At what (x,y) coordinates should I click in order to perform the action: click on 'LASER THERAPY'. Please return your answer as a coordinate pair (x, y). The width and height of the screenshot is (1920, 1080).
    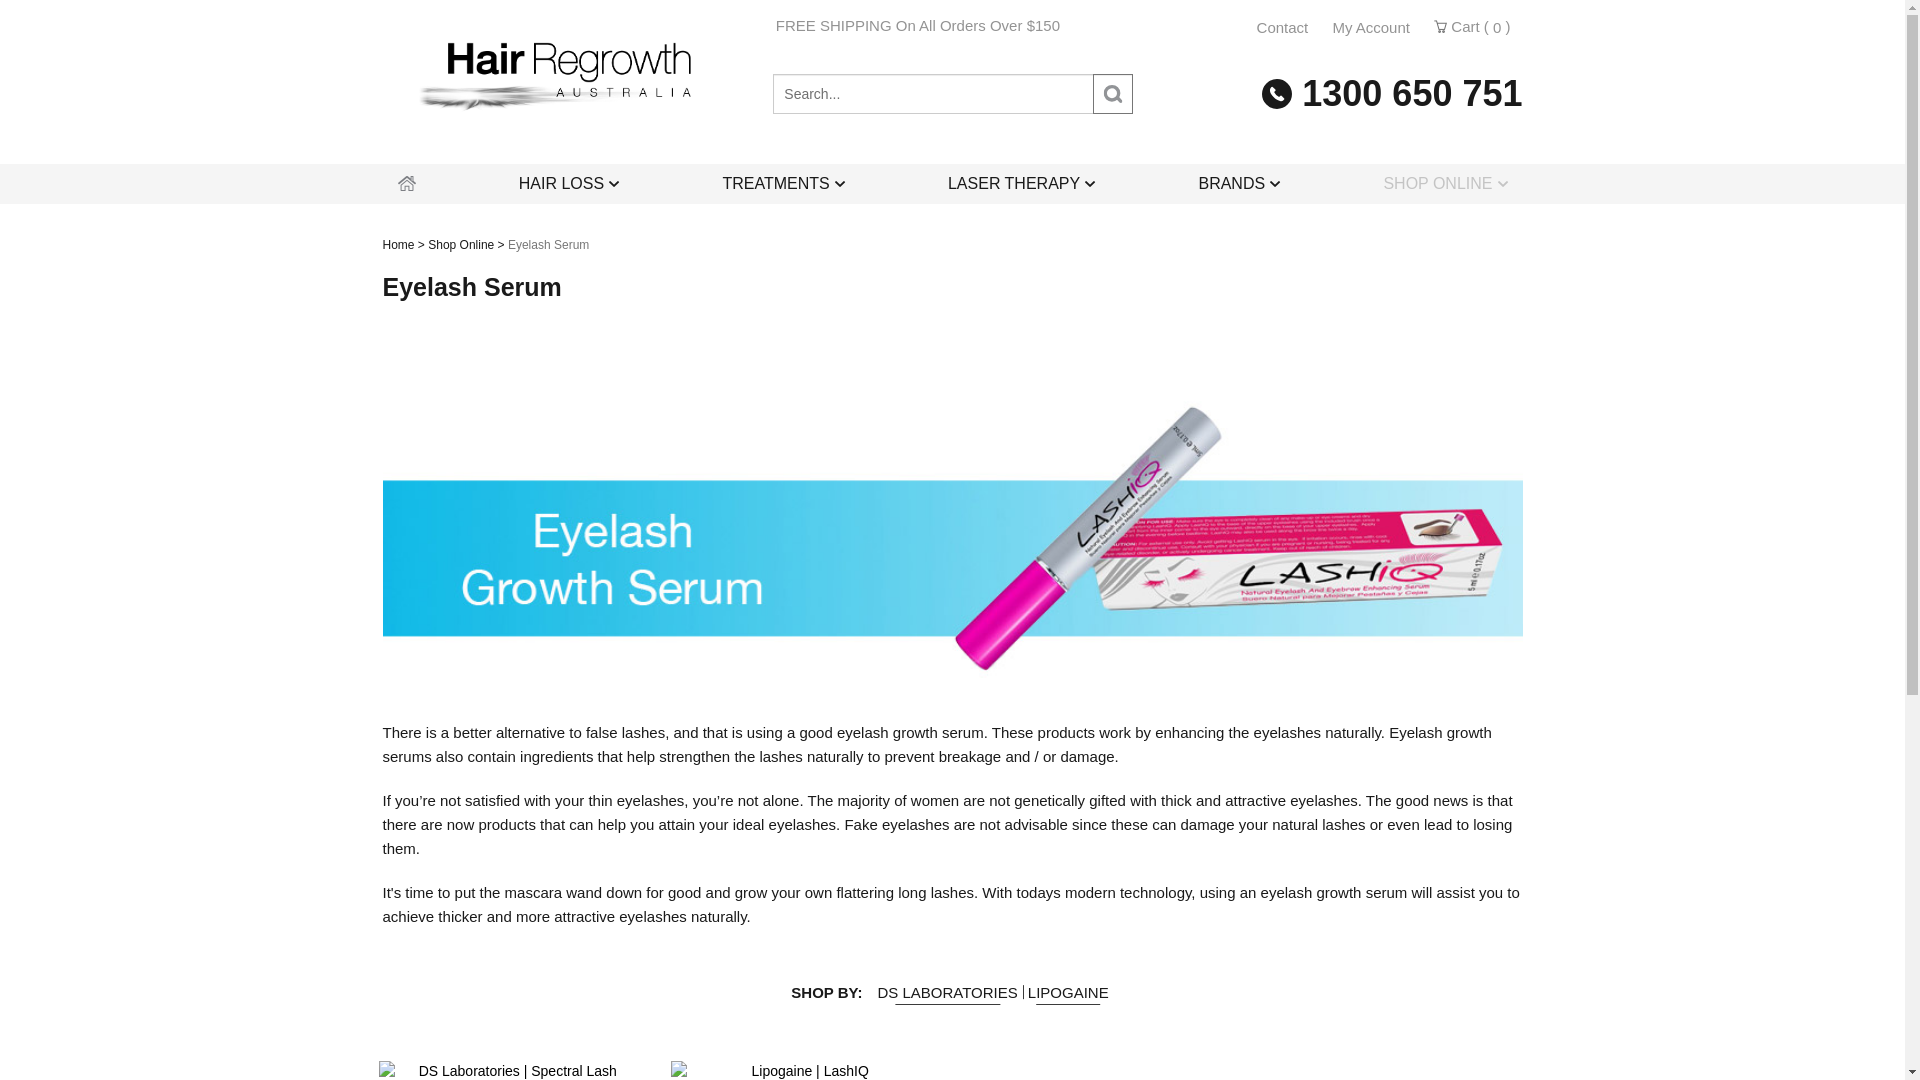
    Looking at the image, I should click on (931, 184).